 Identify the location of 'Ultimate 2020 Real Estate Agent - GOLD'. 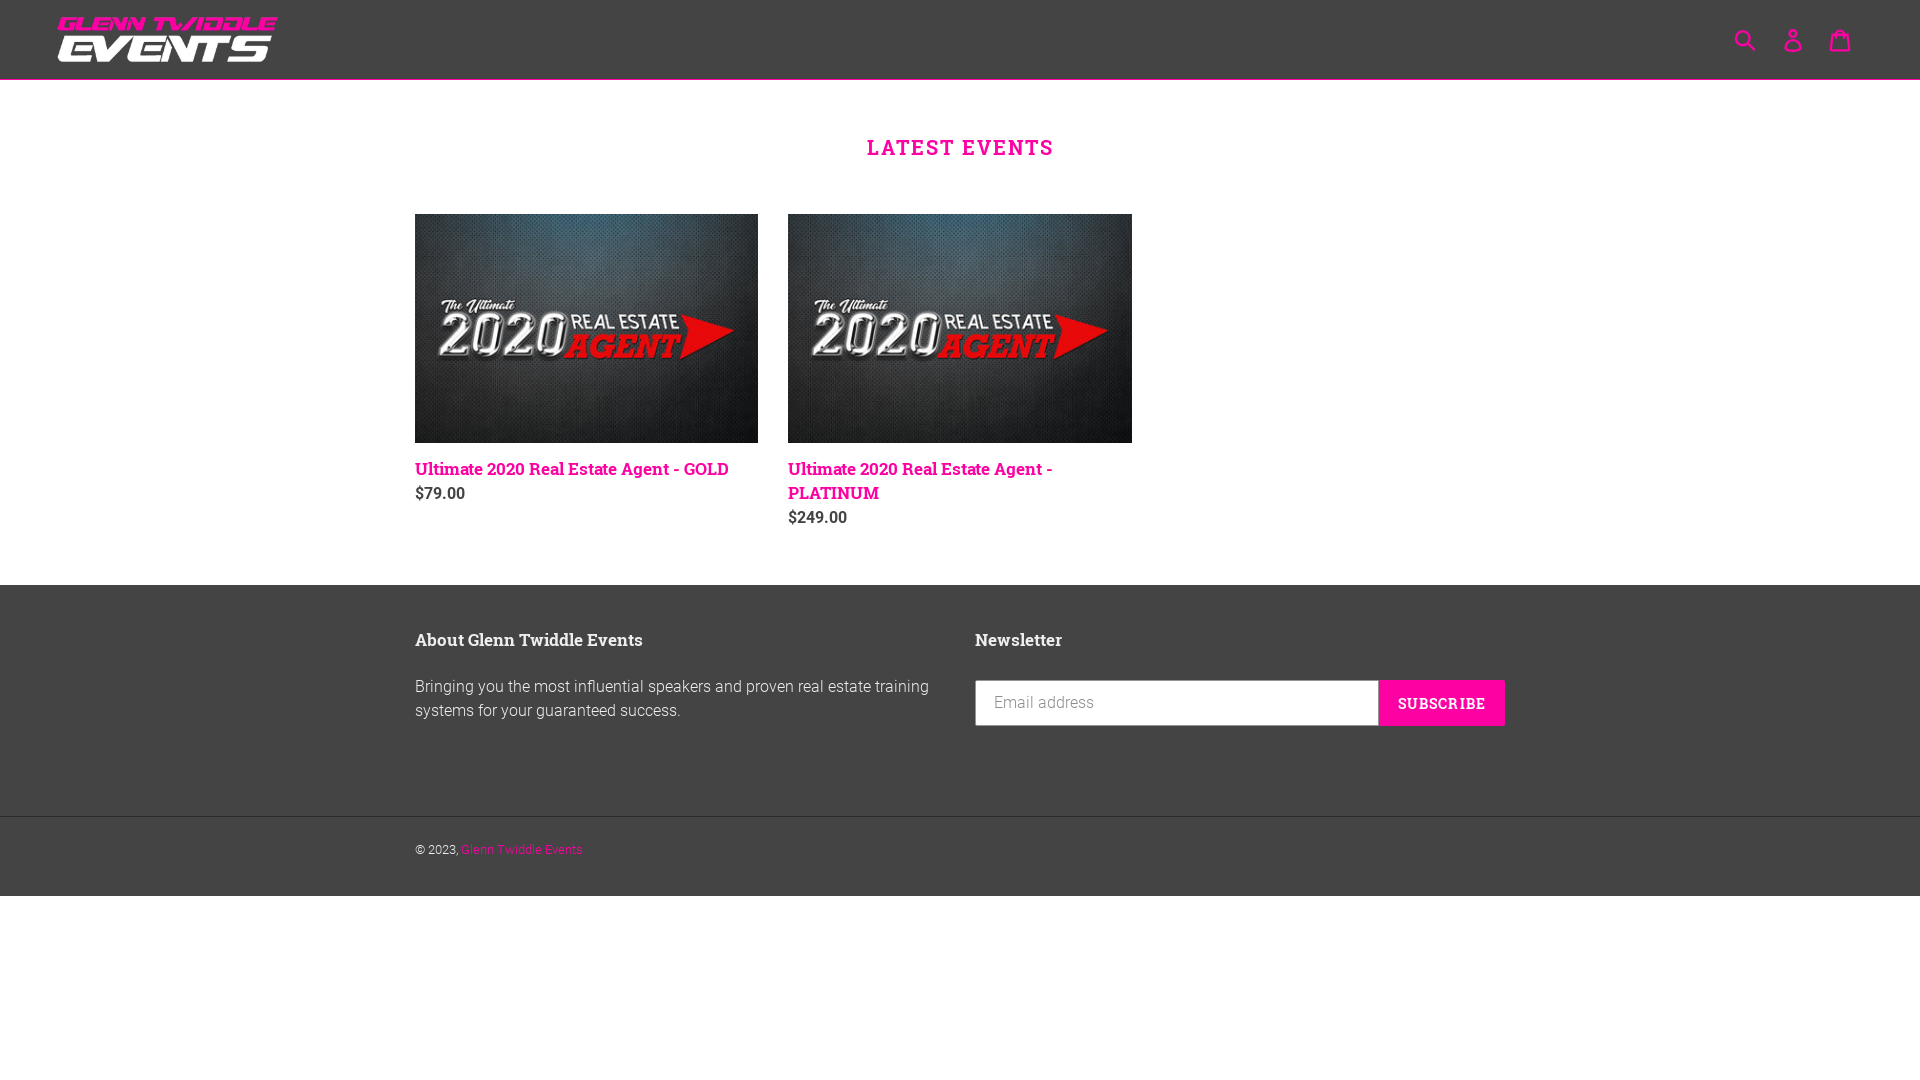
(413, 358).